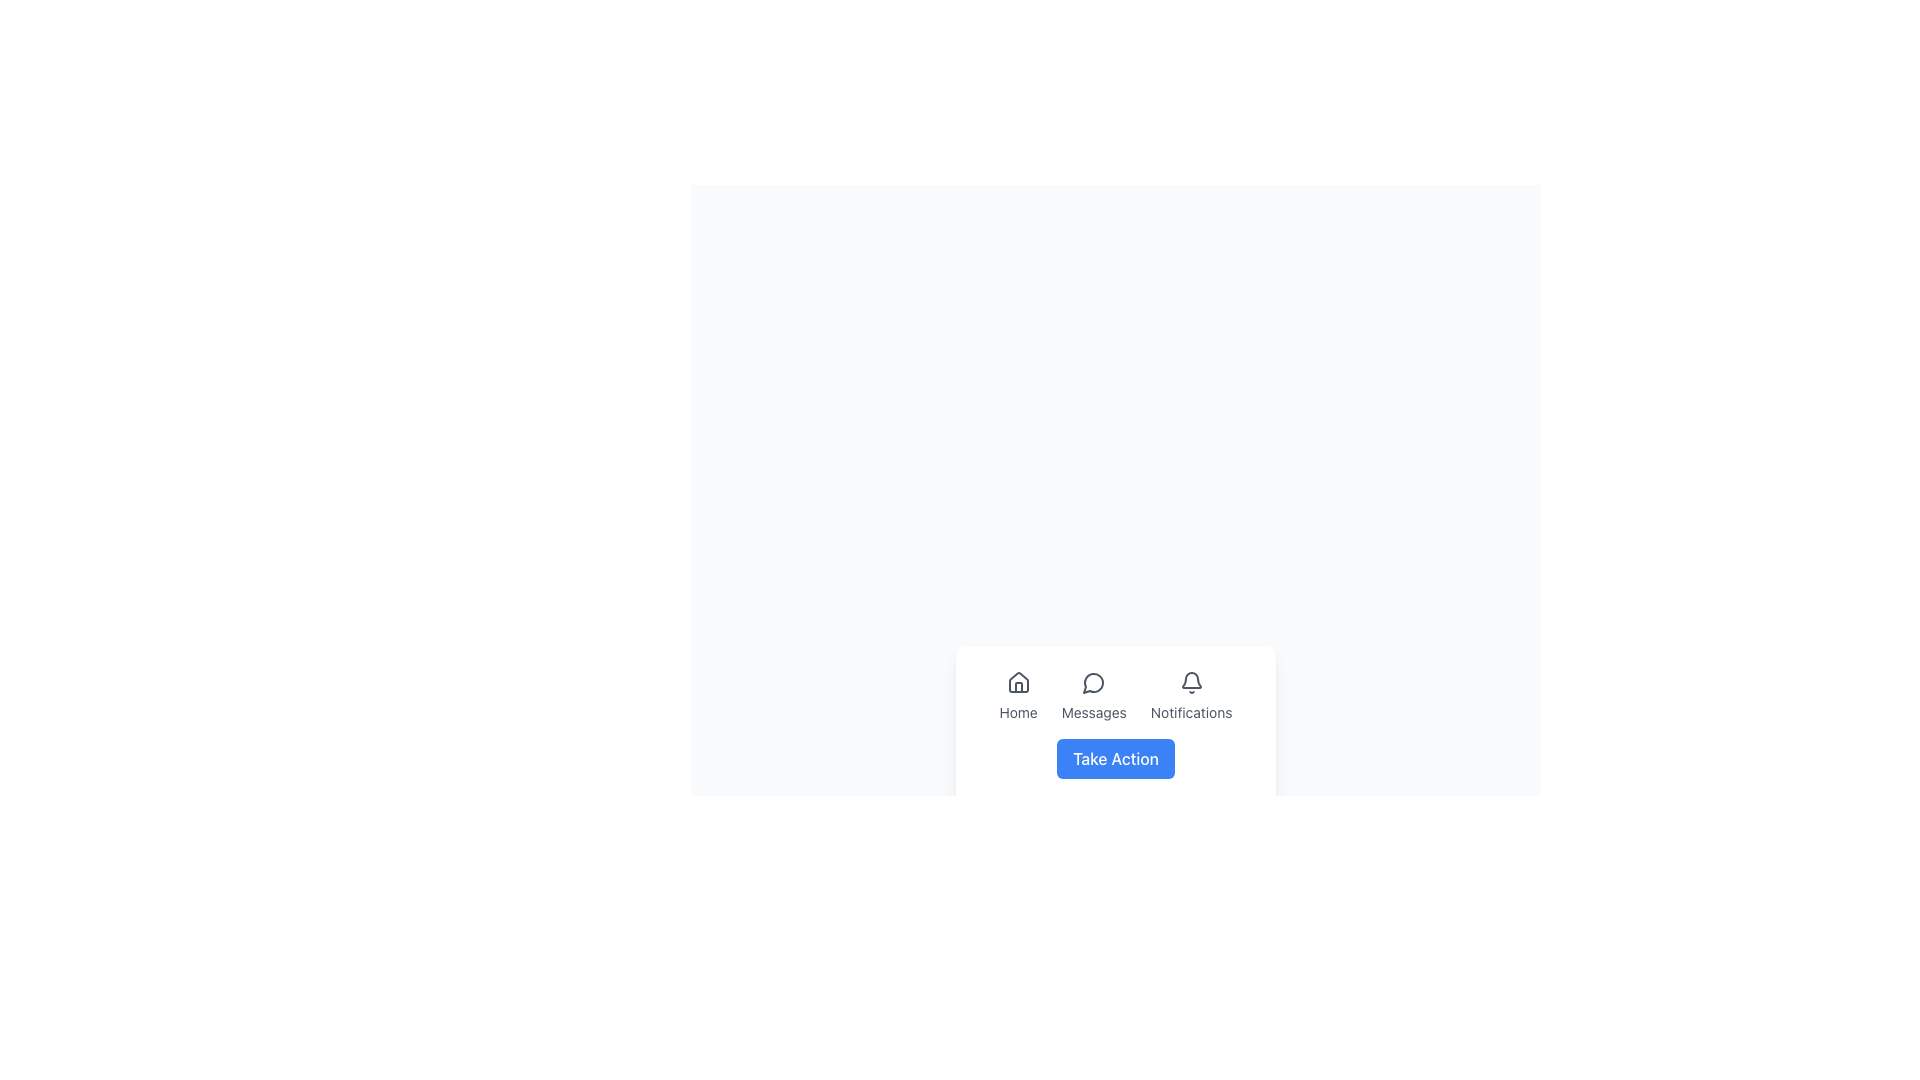 The width and height of the screenshot is (1920, 1080). Describe the element at coordinates (1093, 696) in the screenshot. I see `the 'Messages' button, which features a speech bubble icon and the text 'Messages'` at that location.